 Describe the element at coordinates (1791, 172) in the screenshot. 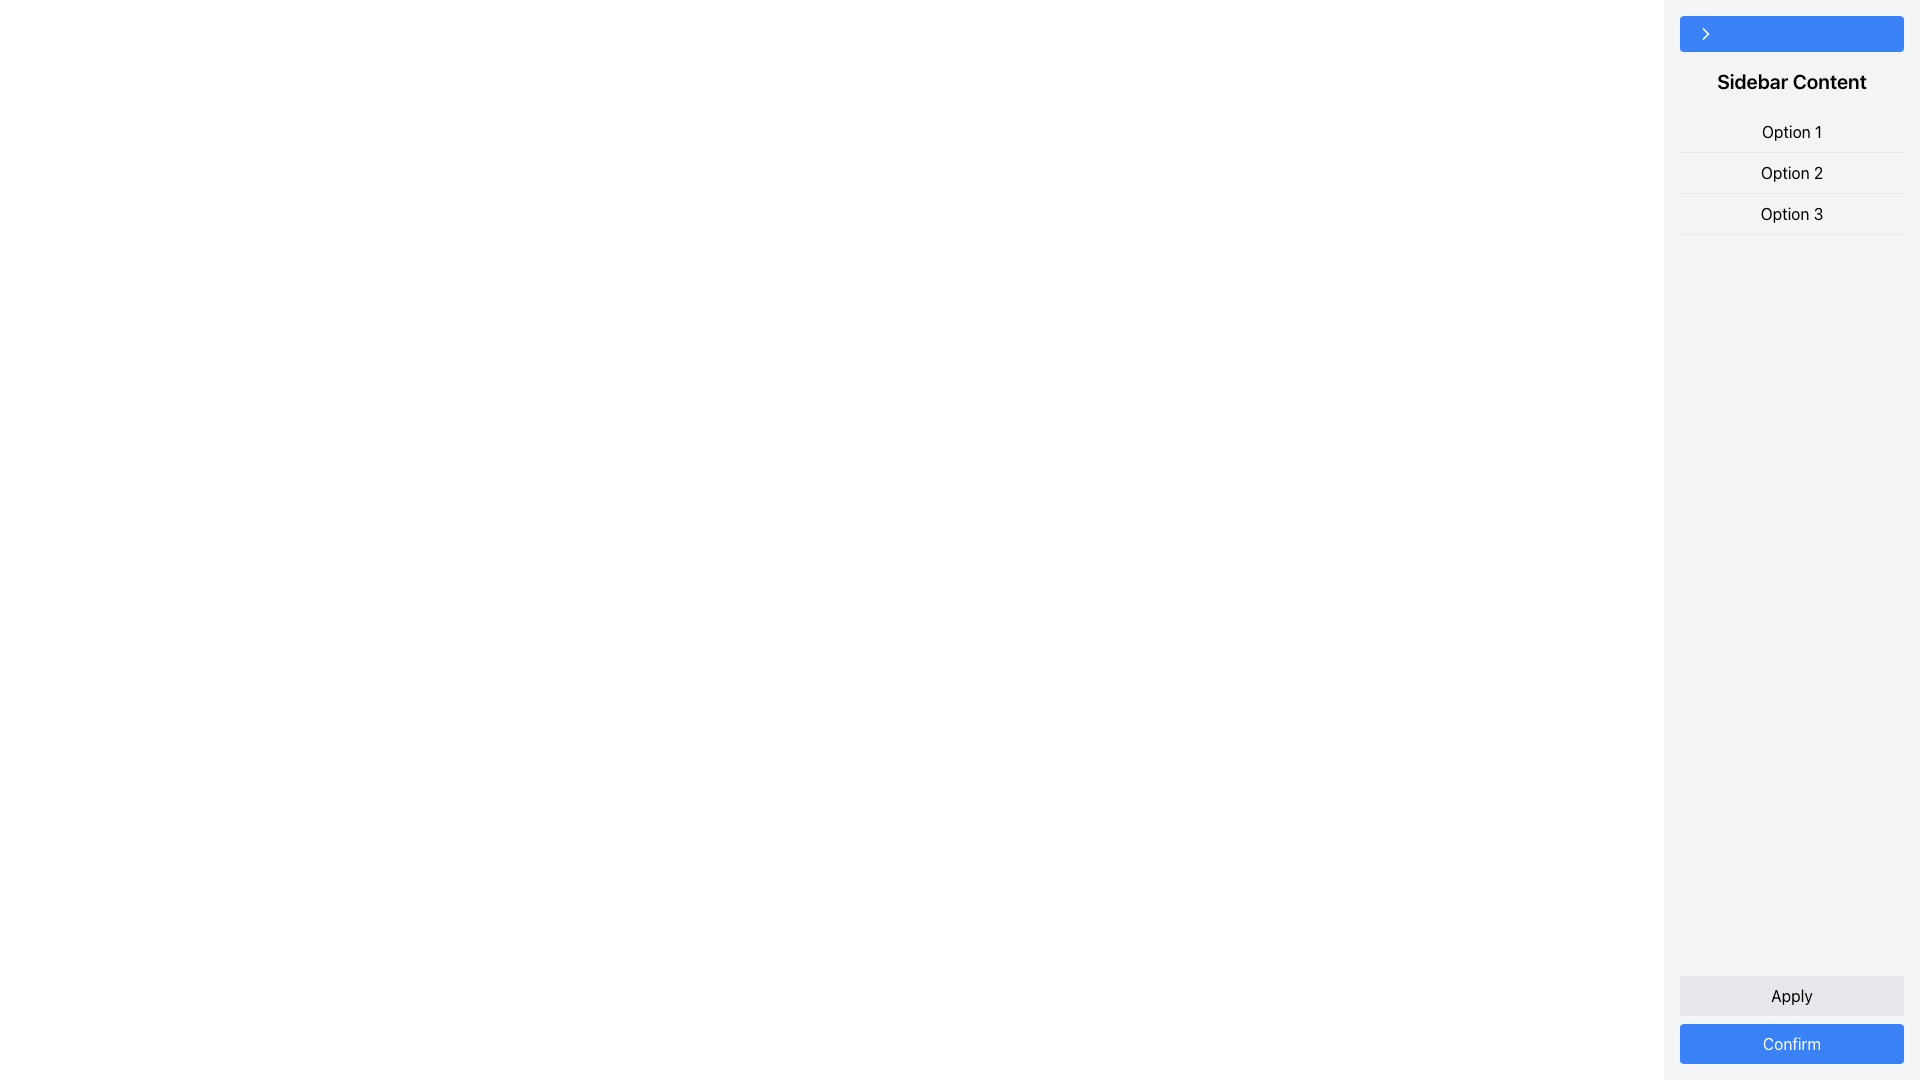

I see `the vertical list of selectable options labeled 'Option 1', 'Option 2', and 'Option 3' located under the 'Sidebar Content' heading` at that location.